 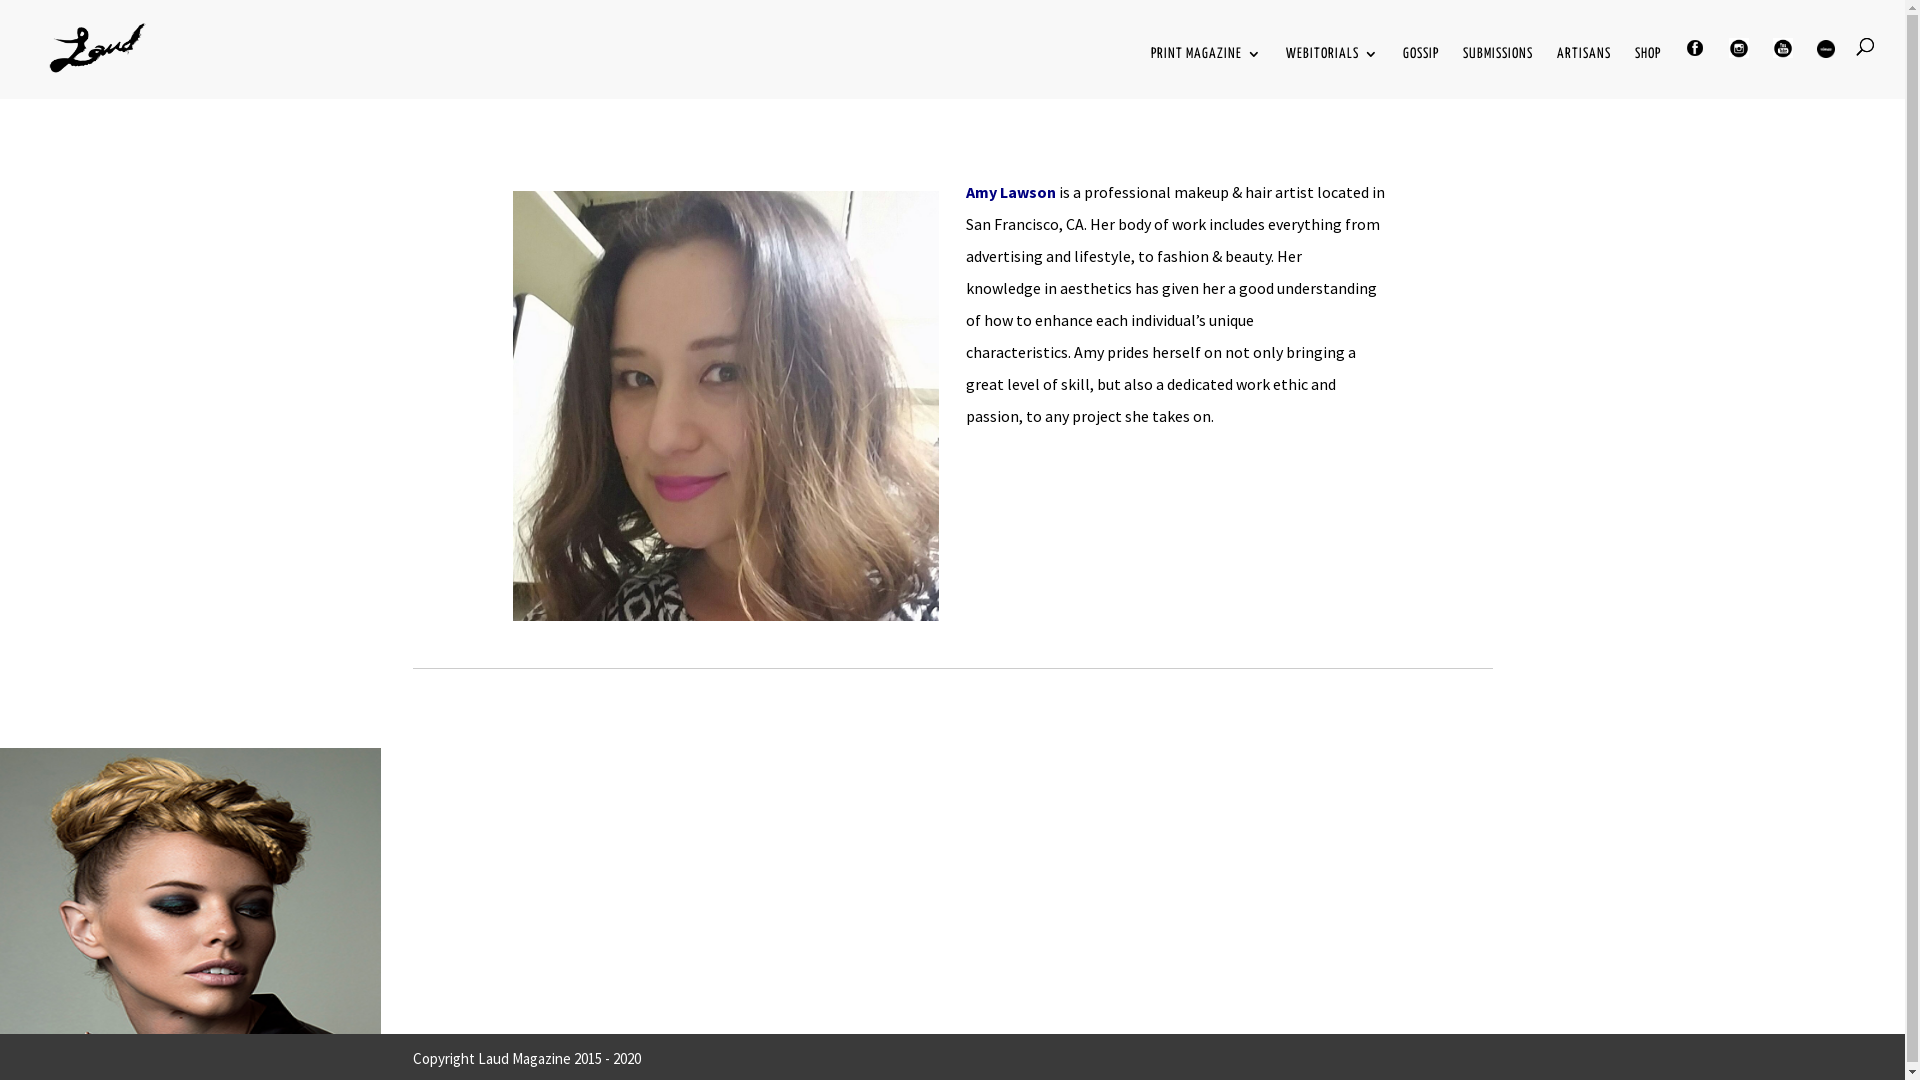 What do you see at coordinates (1205, 72) in the screenshot?
I see `'PRINT MAGAZINE'` at bounding box center [1205, 72].